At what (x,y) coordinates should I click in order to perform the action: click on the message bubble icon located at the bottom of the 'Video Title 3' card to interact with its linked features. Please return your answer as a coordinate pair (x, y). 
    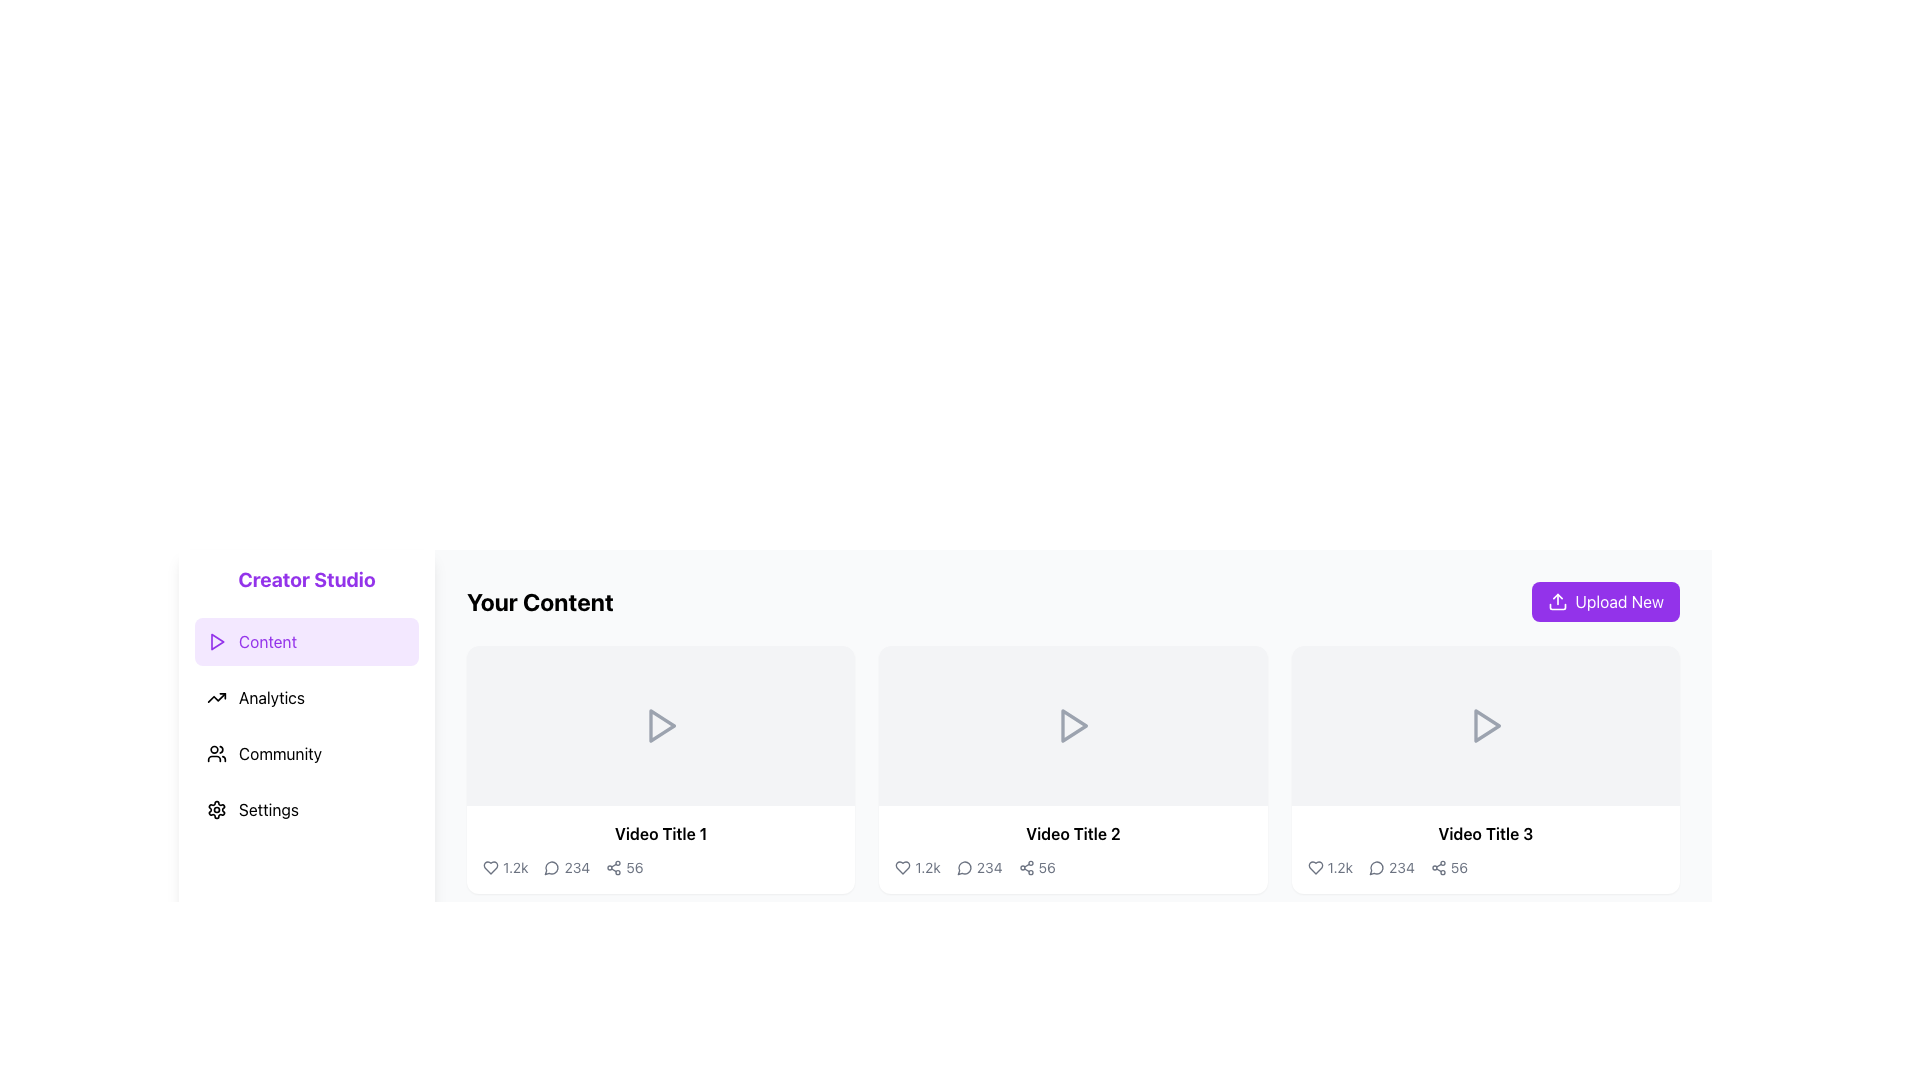
    Looking at the image, I should click on (1375, 867).